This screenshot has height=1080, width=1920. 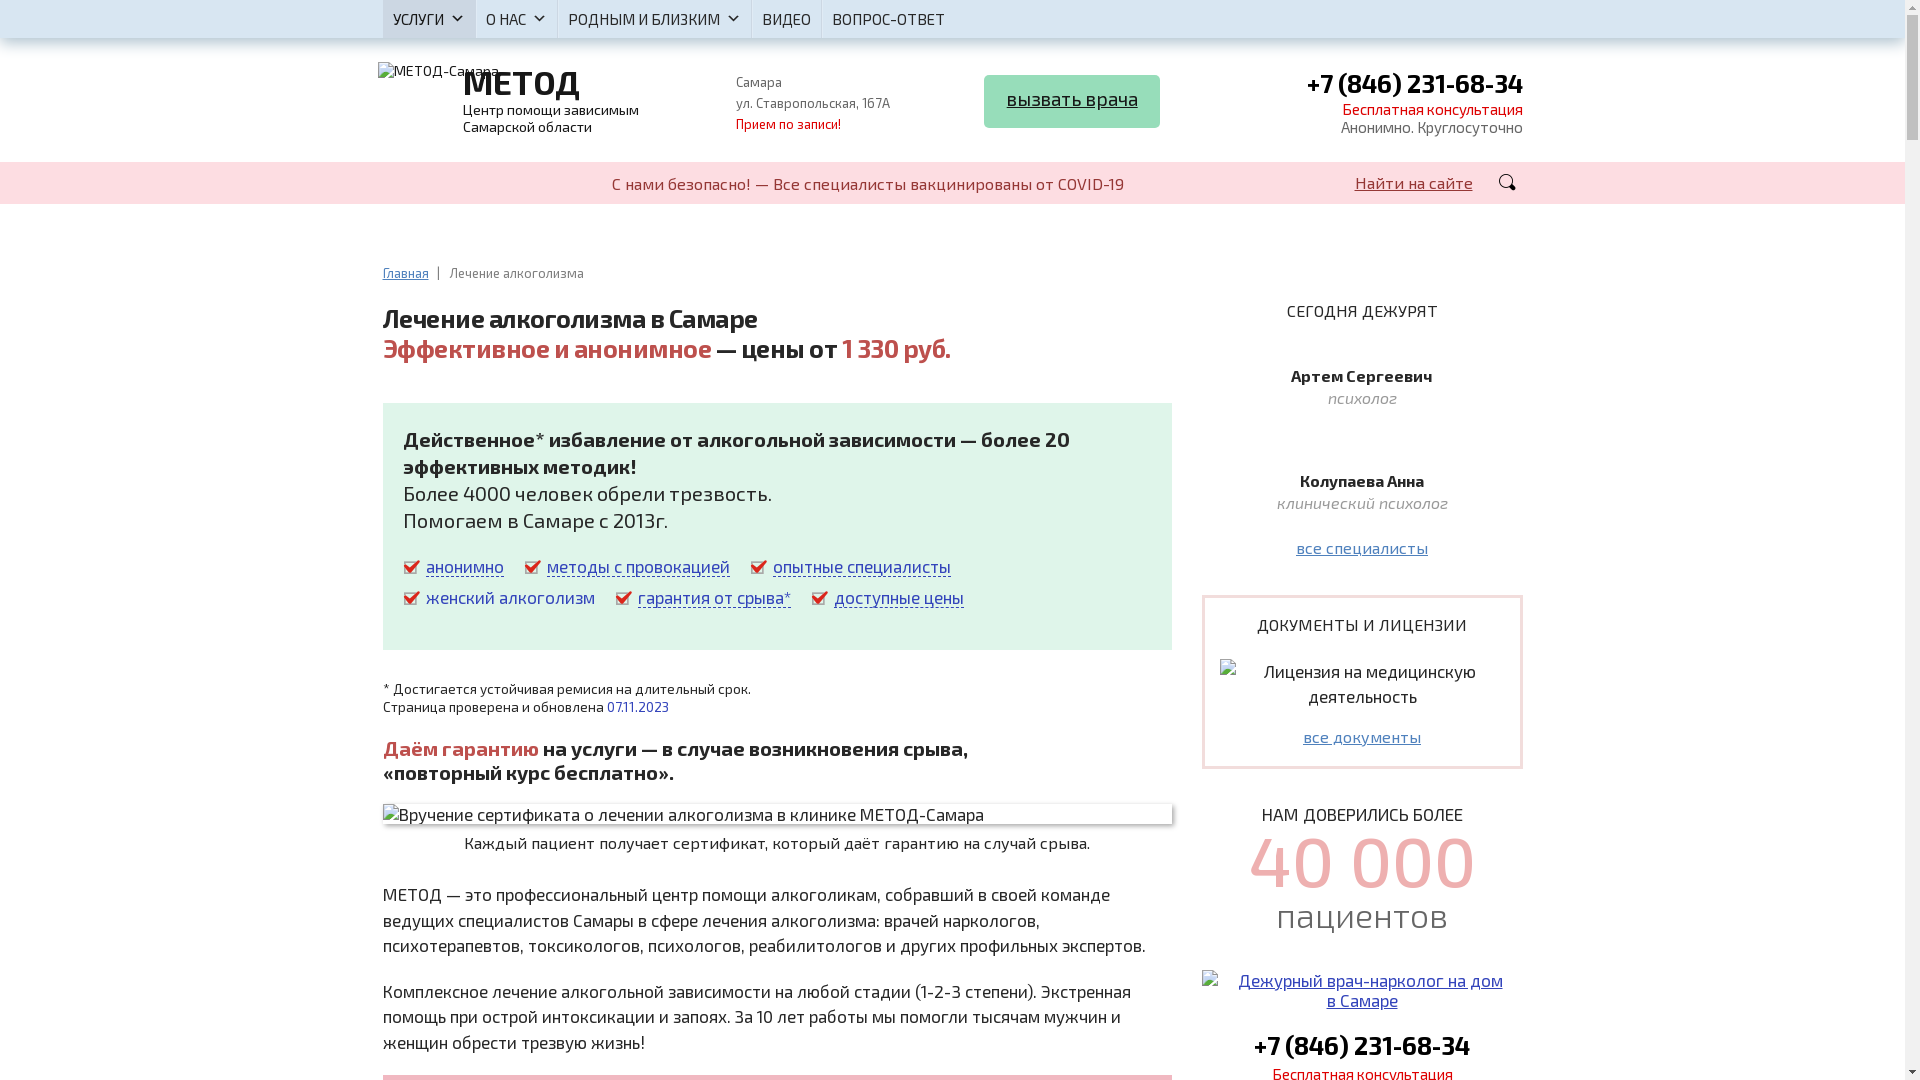 What do you see at coordinates (1413, 84) in the screenshot?
I see `'+7 (846) 231-68-34'` at bounding box center [1413, 84].